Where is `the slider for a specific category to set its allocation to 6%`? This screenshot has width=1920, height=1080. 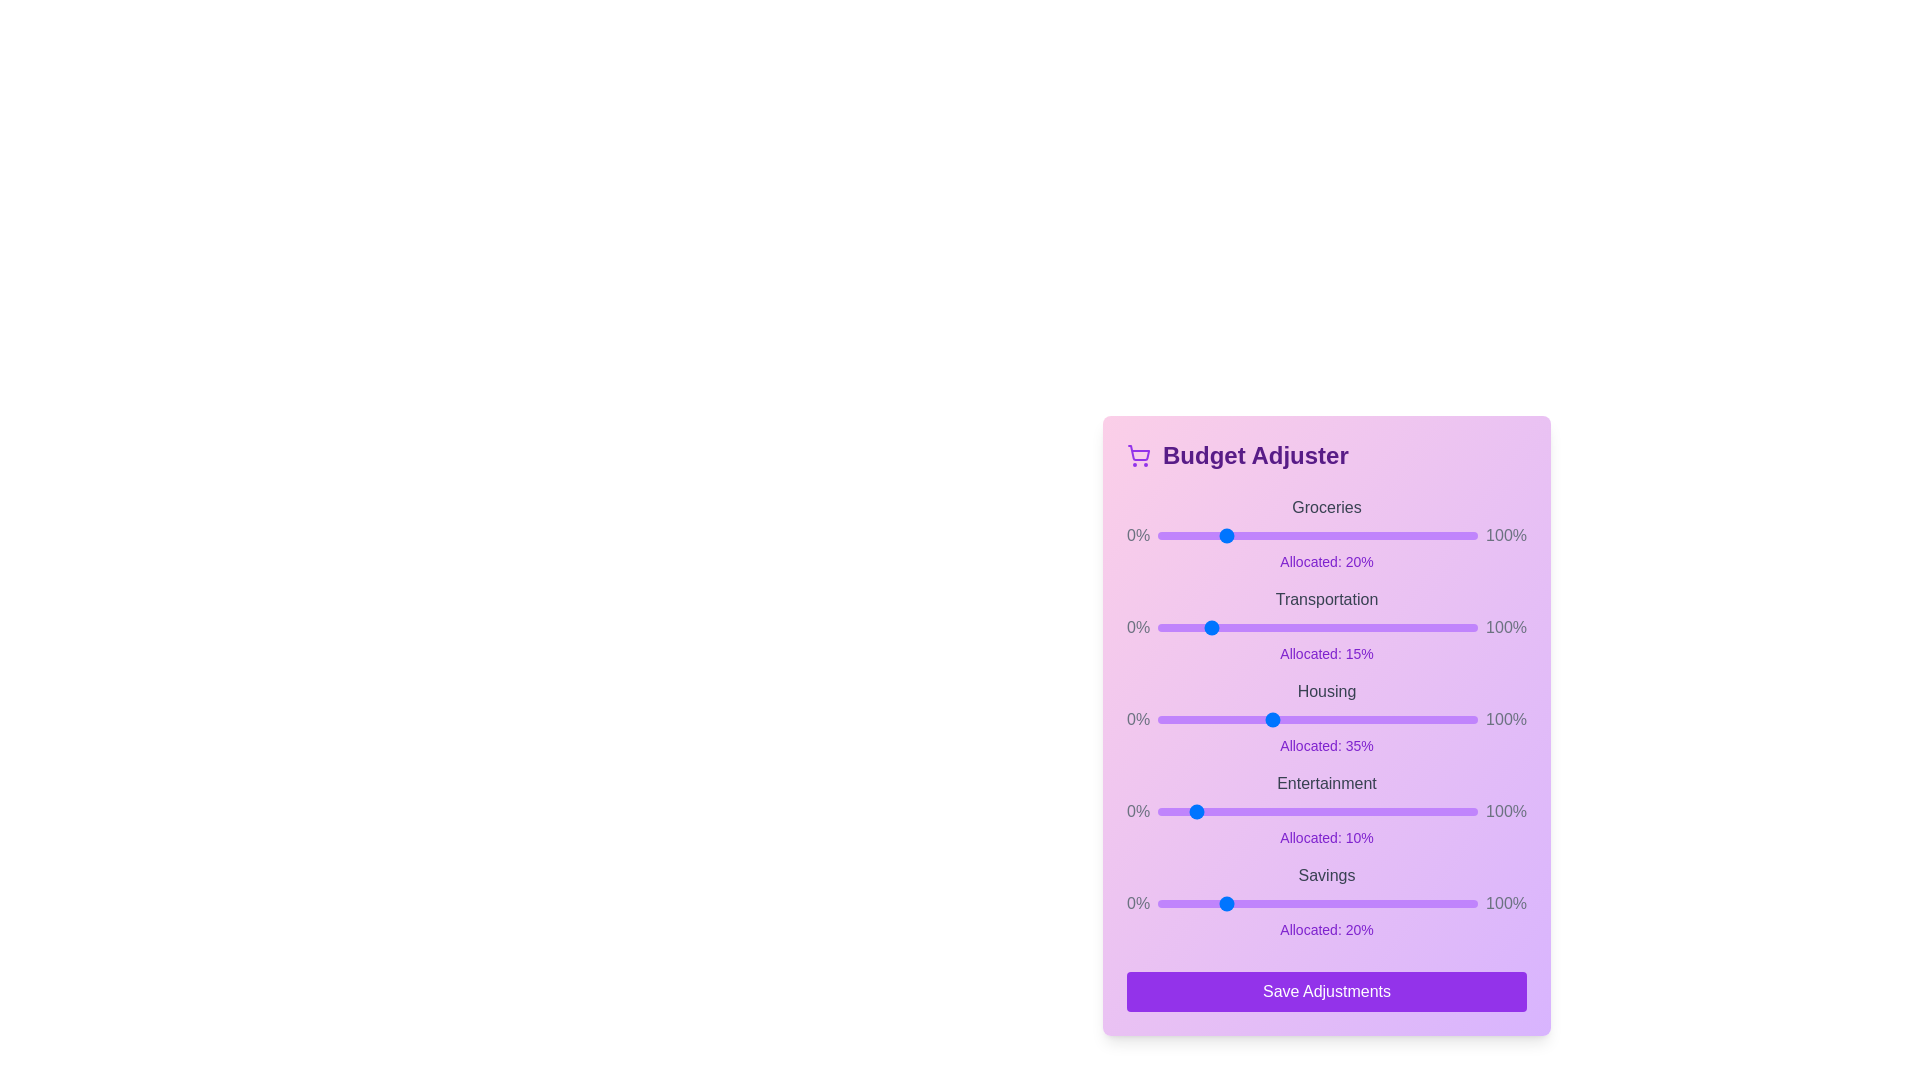 the slider for a specific category to set its allocation to 6% is located at coordinates (1177, 535).